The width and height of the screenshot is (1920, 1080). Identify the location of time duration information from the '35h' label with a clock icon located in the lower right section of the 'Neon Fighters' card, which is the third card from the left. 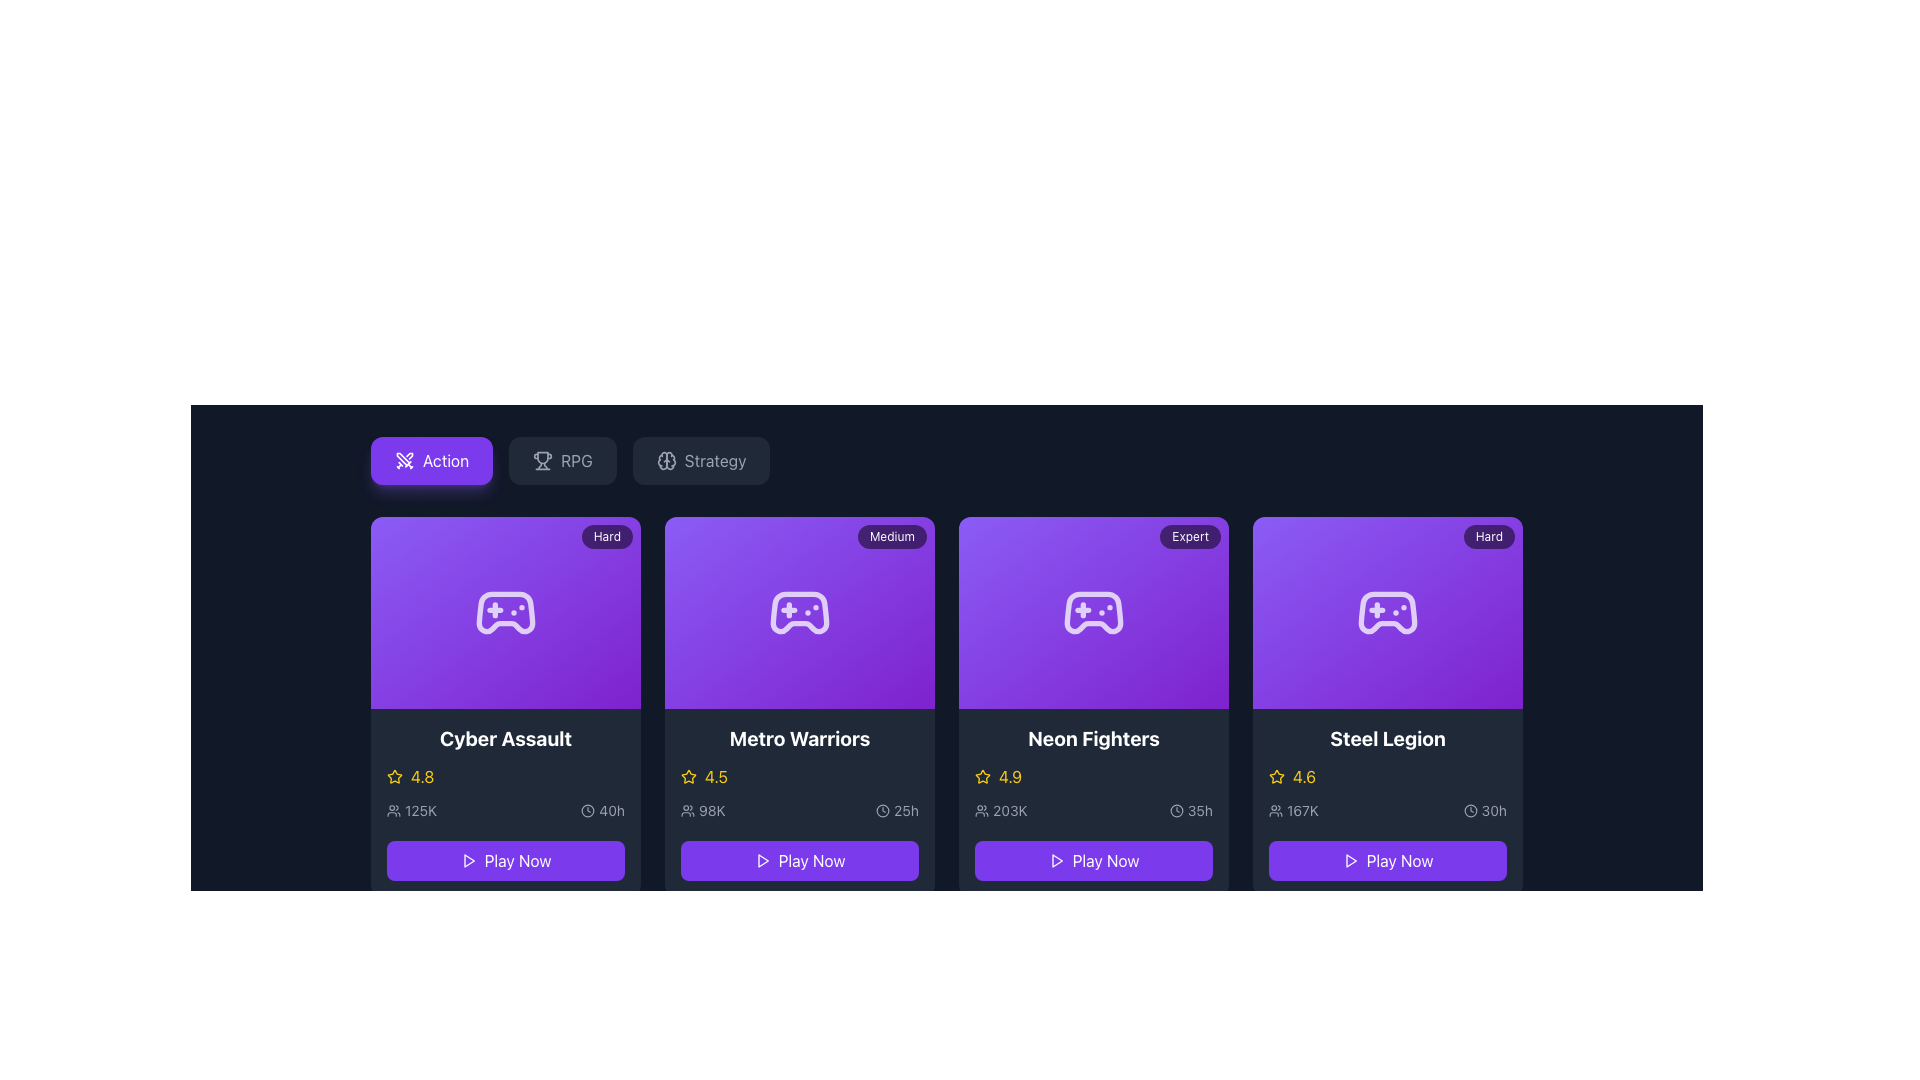
(1191, 810).